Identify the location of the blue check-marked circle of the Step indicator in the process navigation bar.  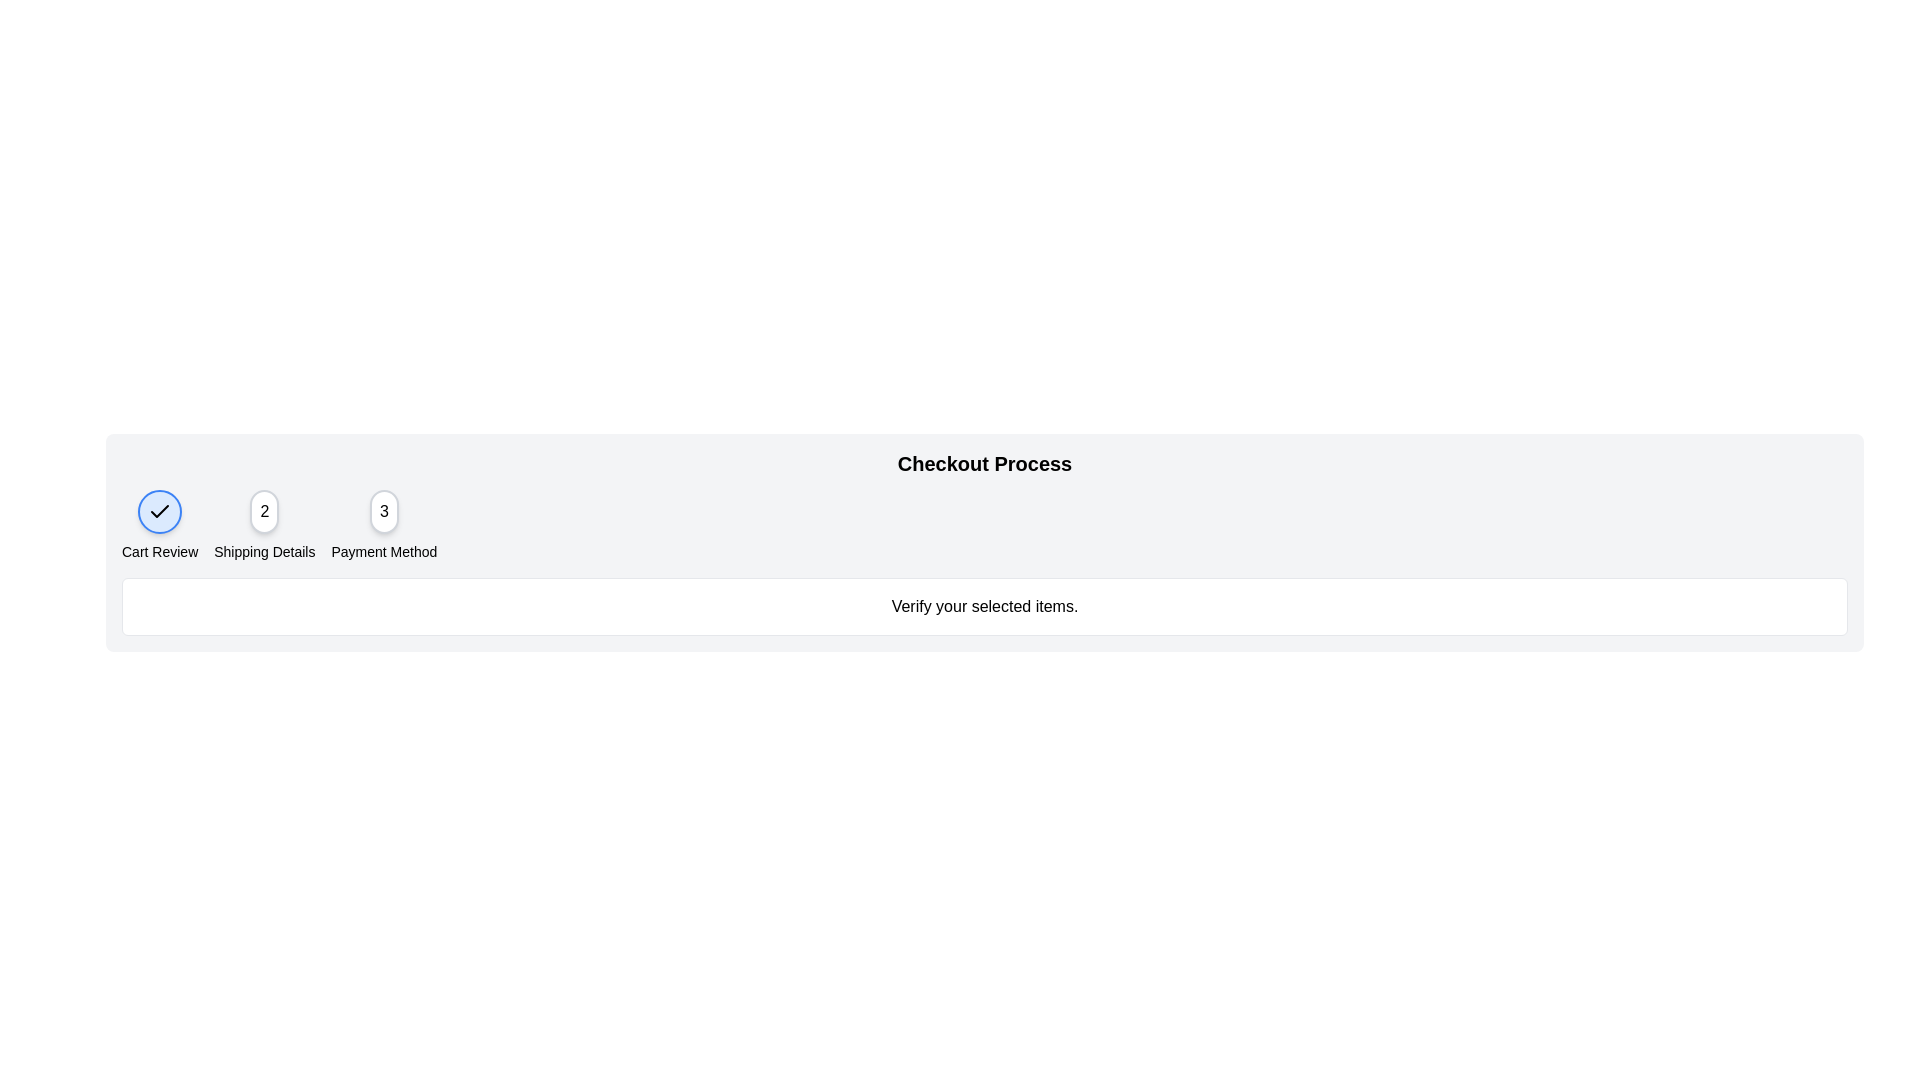
(160, 524).